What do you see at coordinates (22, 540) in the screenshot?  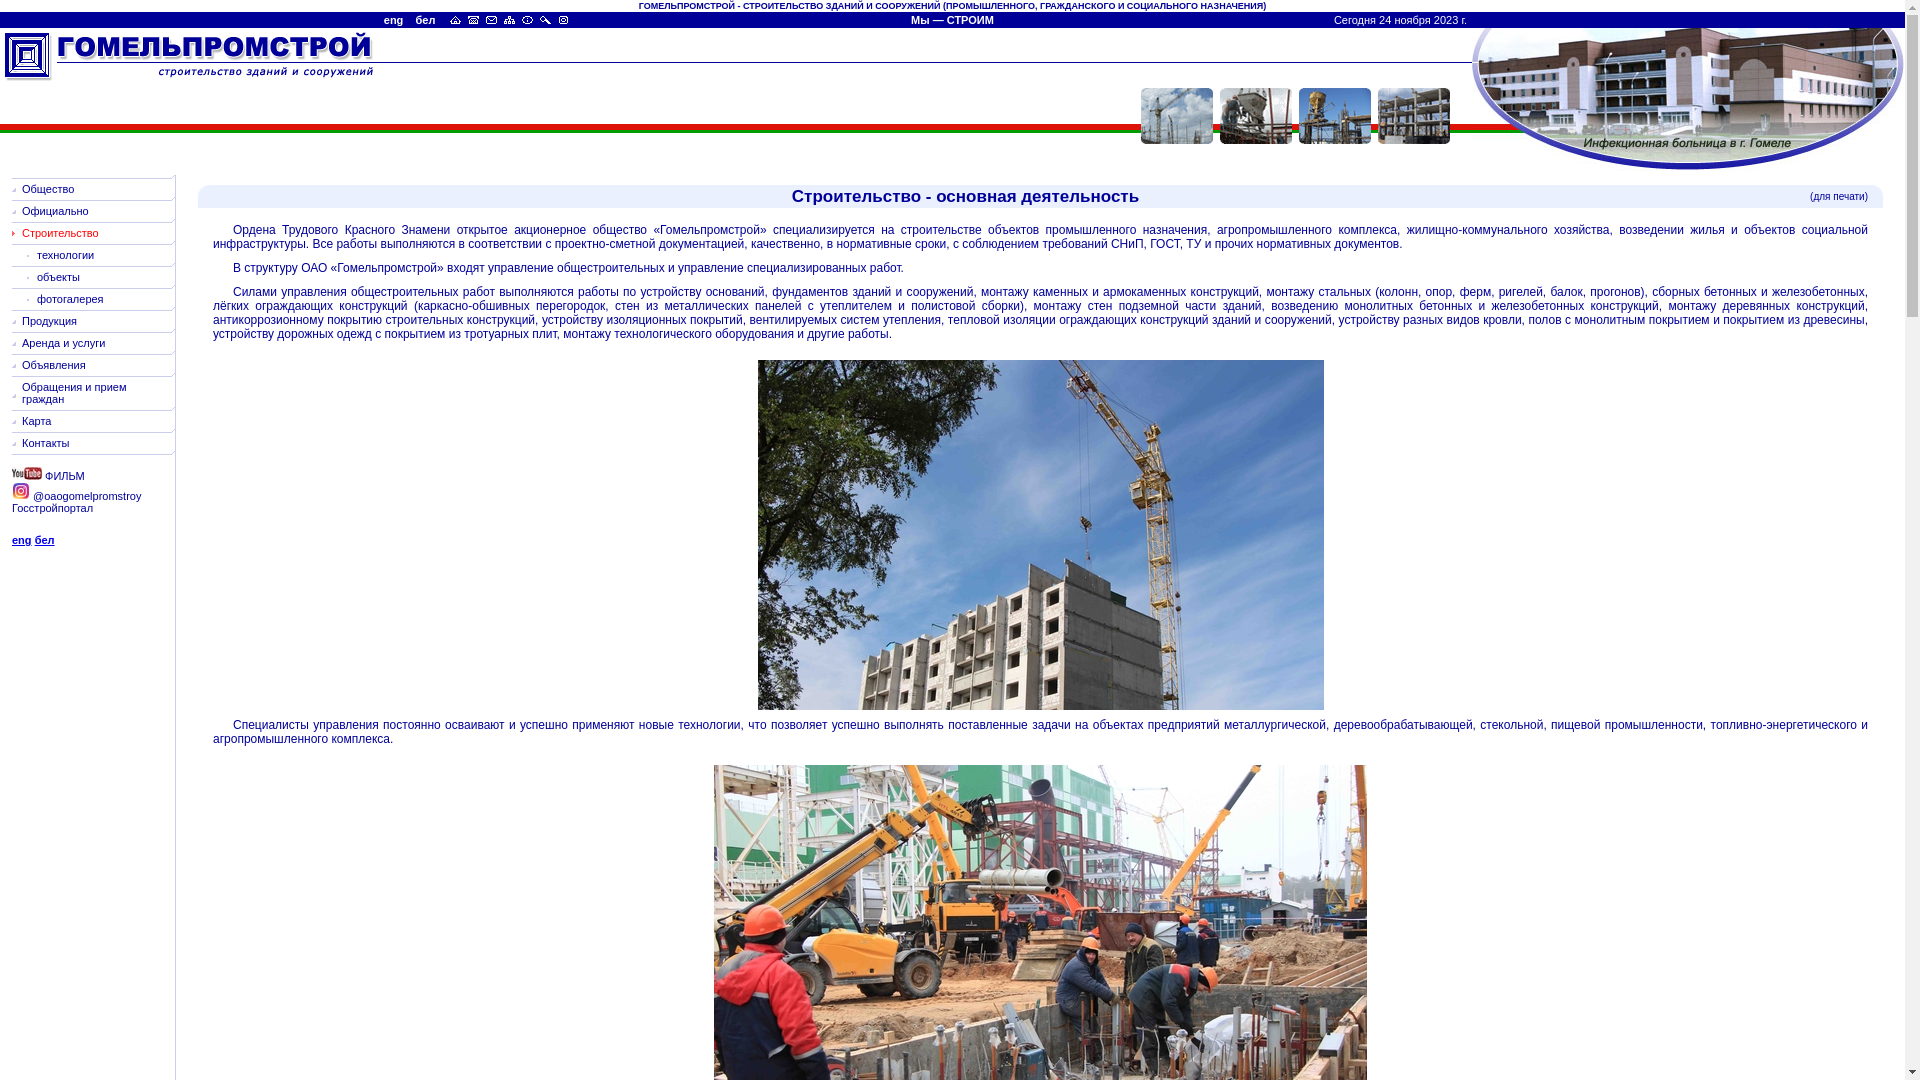 I see `'eng'` at bounding box center [22, 540].